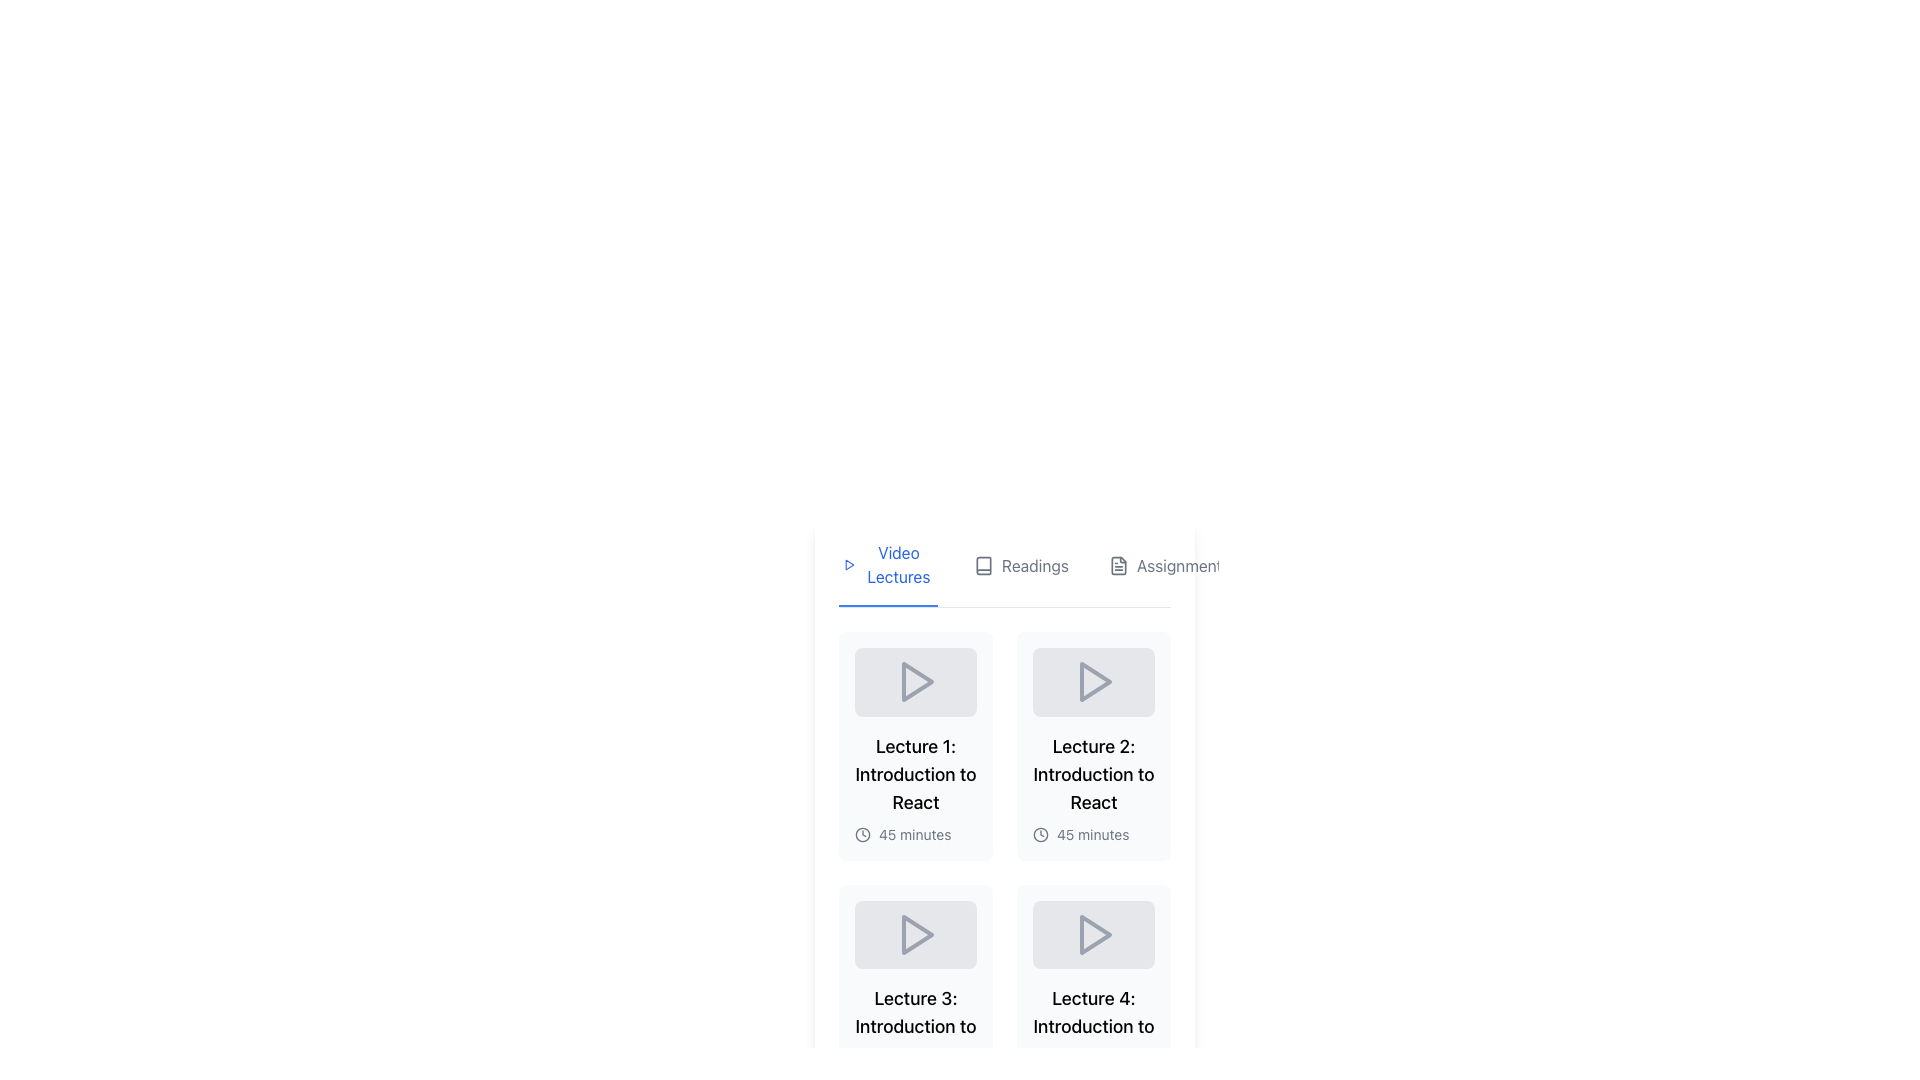 This screenshot has height=1080, width=1920. I want to click on text label that displays 'Lecture 2: Introduction to React' to understand the lecture title, so click(1093, 773).